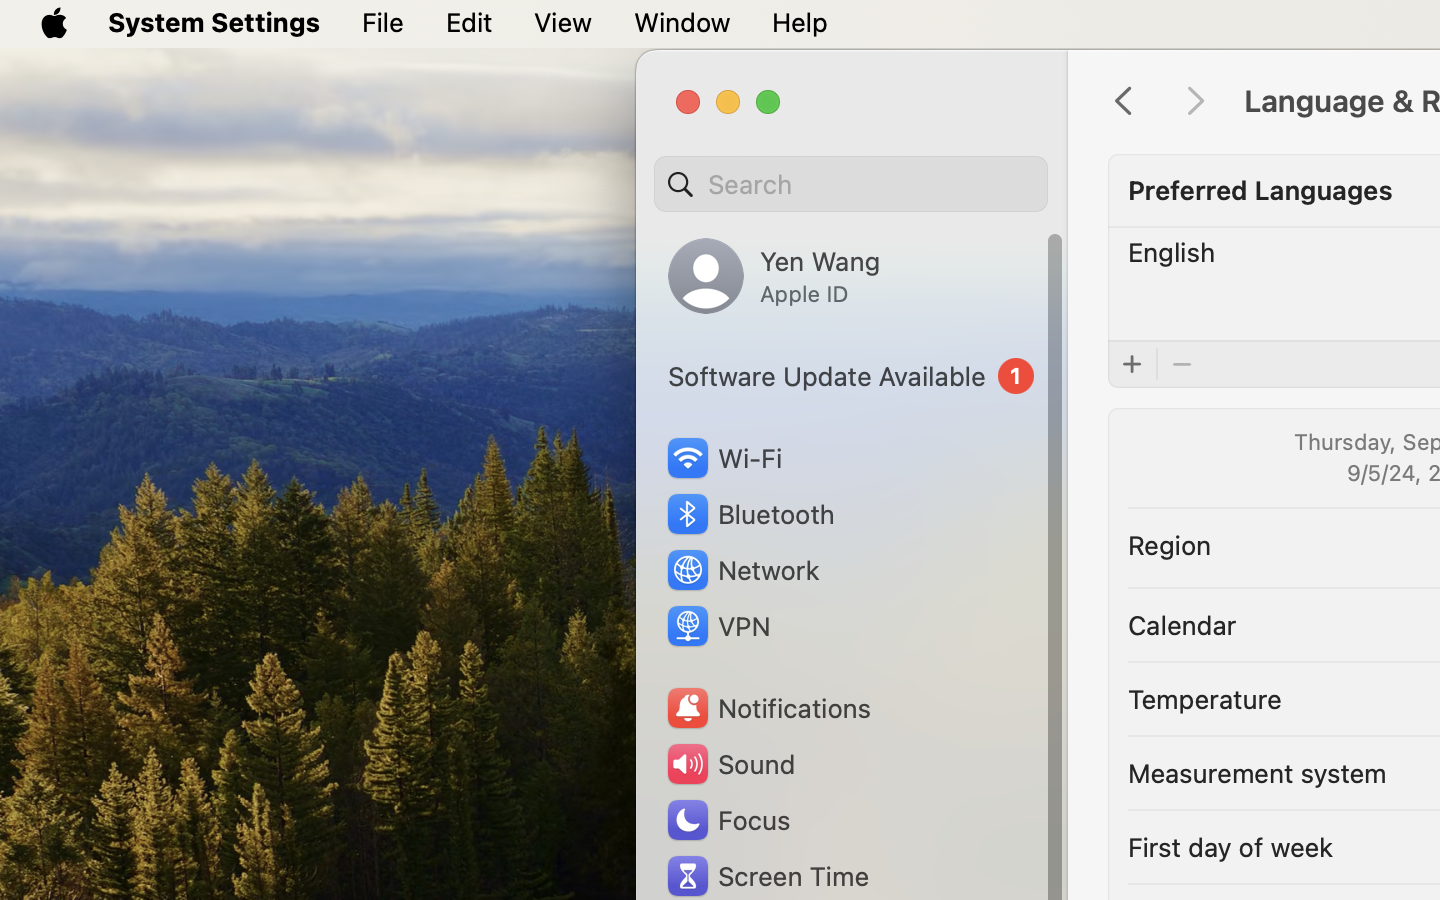  What do you see at coordinates (1255, 771) in the screenshot?
I see `'Measurement system'` at bounding box center [1255, 771].